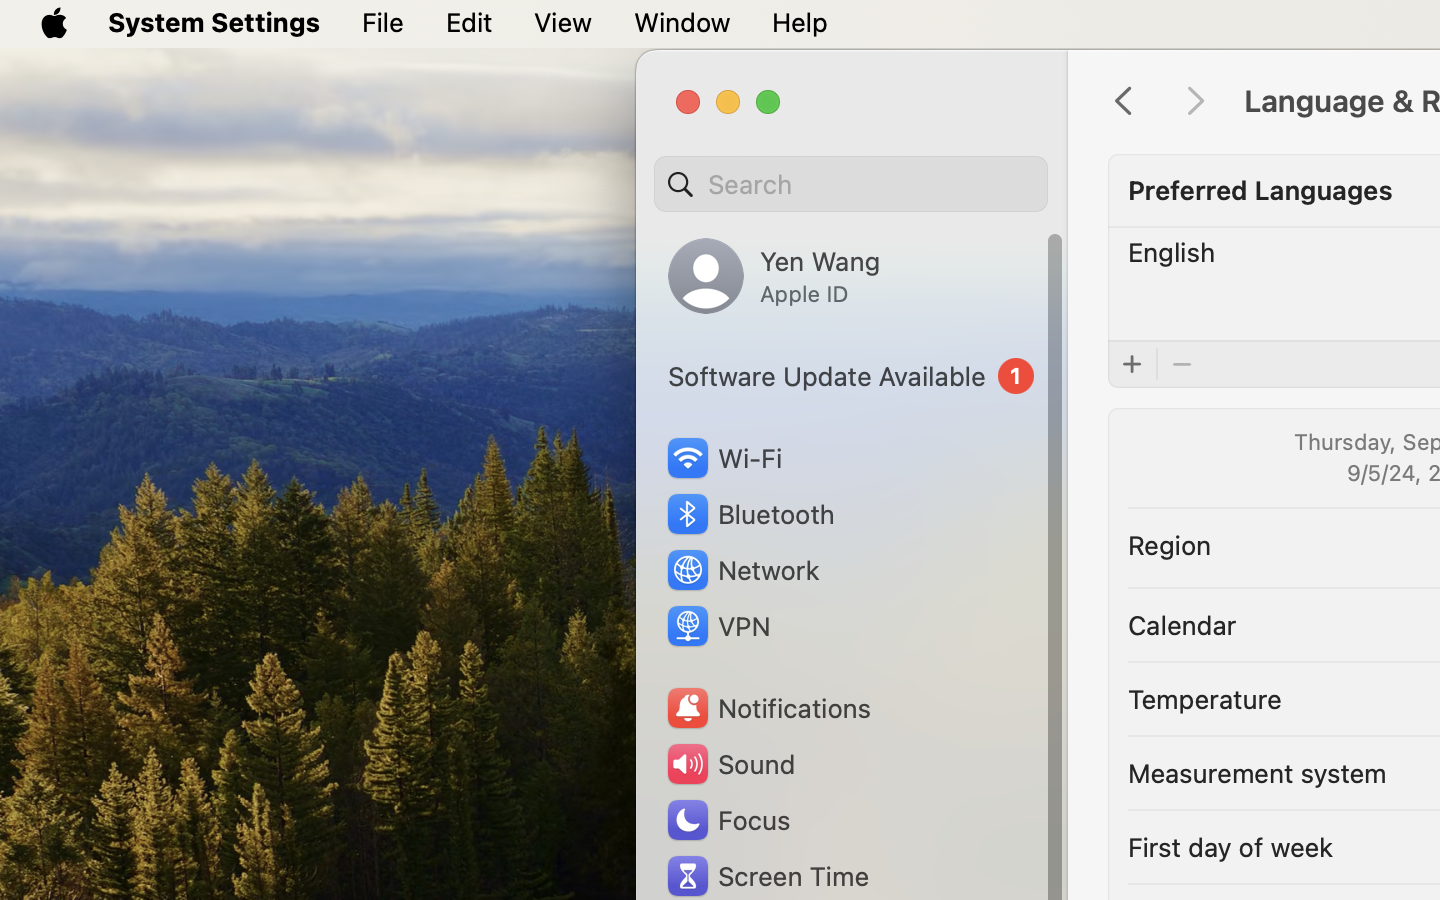  What do you see at coordinates (1255, 771) in the screenshot?
I see `'Measurement system'` at bounding box center [1255, 771].